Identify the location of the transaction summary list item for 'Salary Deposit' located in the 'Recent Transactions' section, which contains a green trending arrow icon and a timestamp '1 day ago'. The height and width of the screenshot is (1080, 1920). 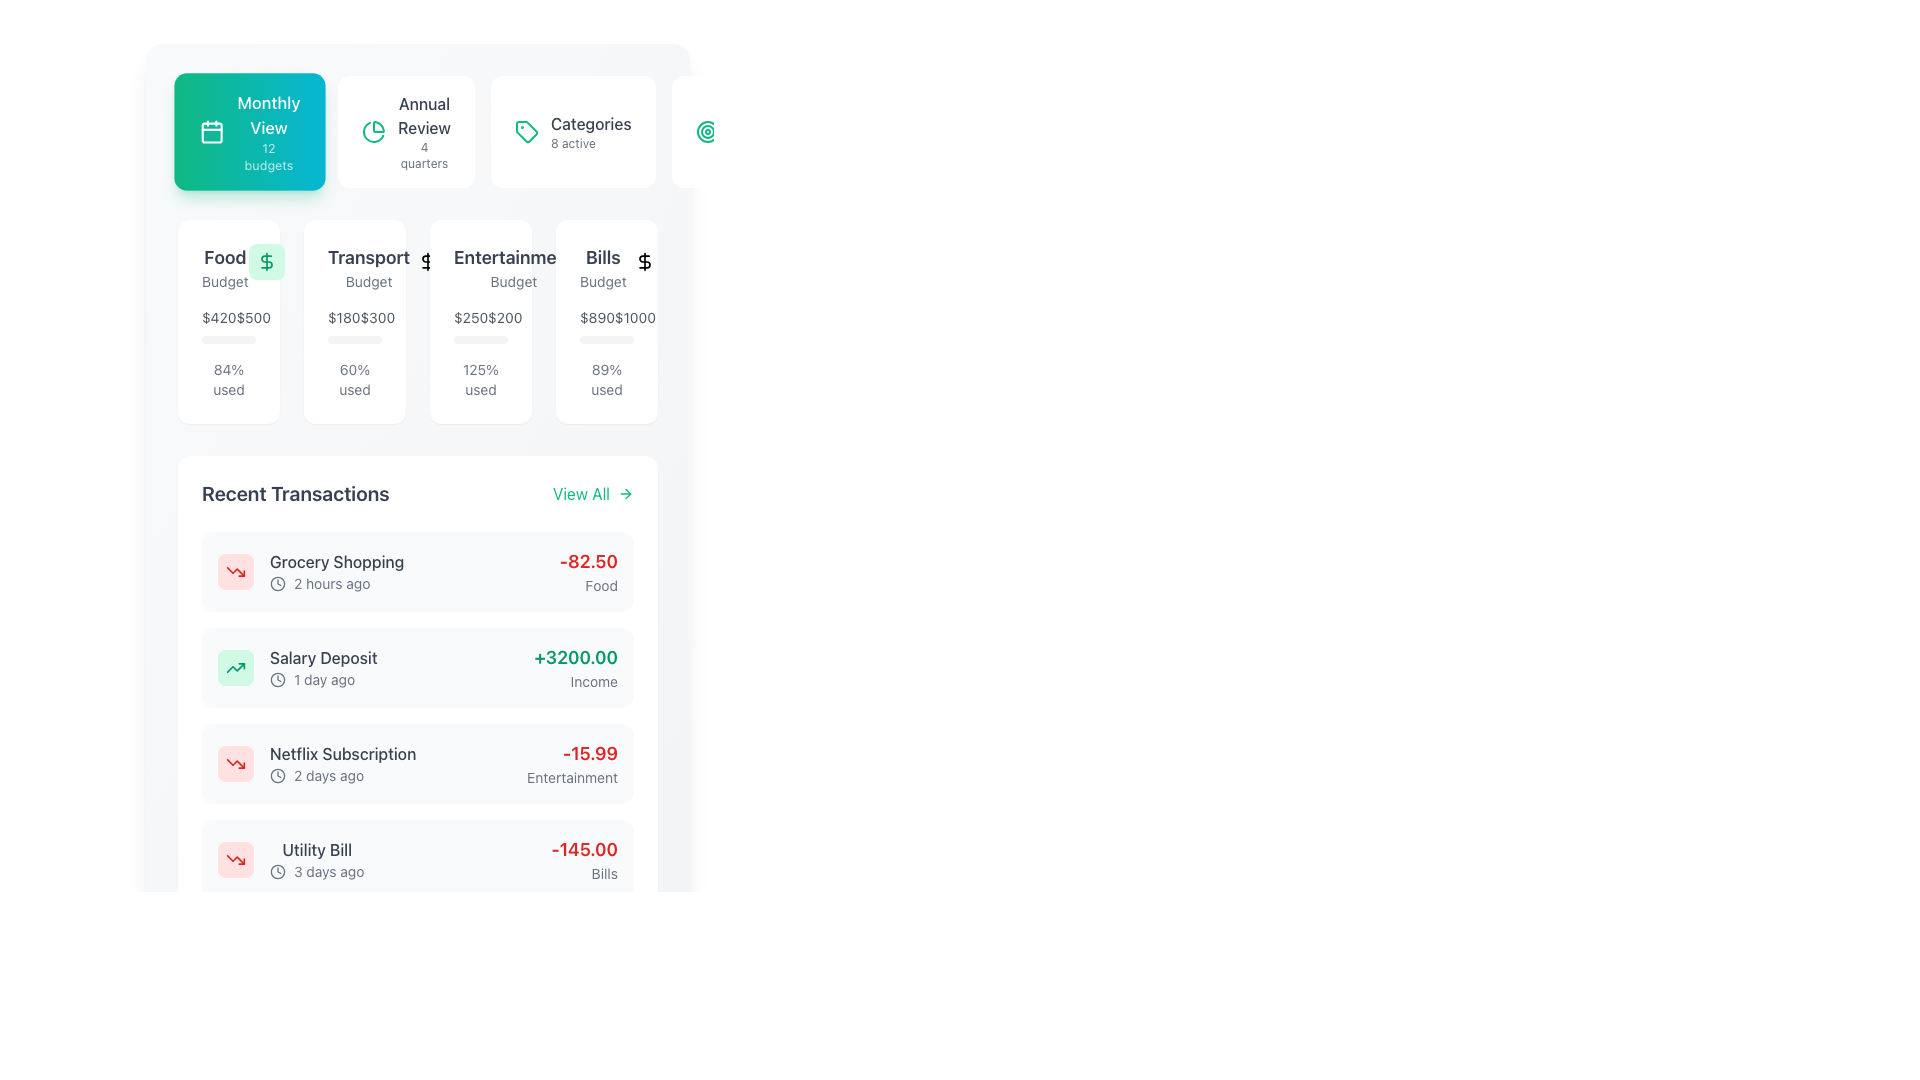
(296, 667).